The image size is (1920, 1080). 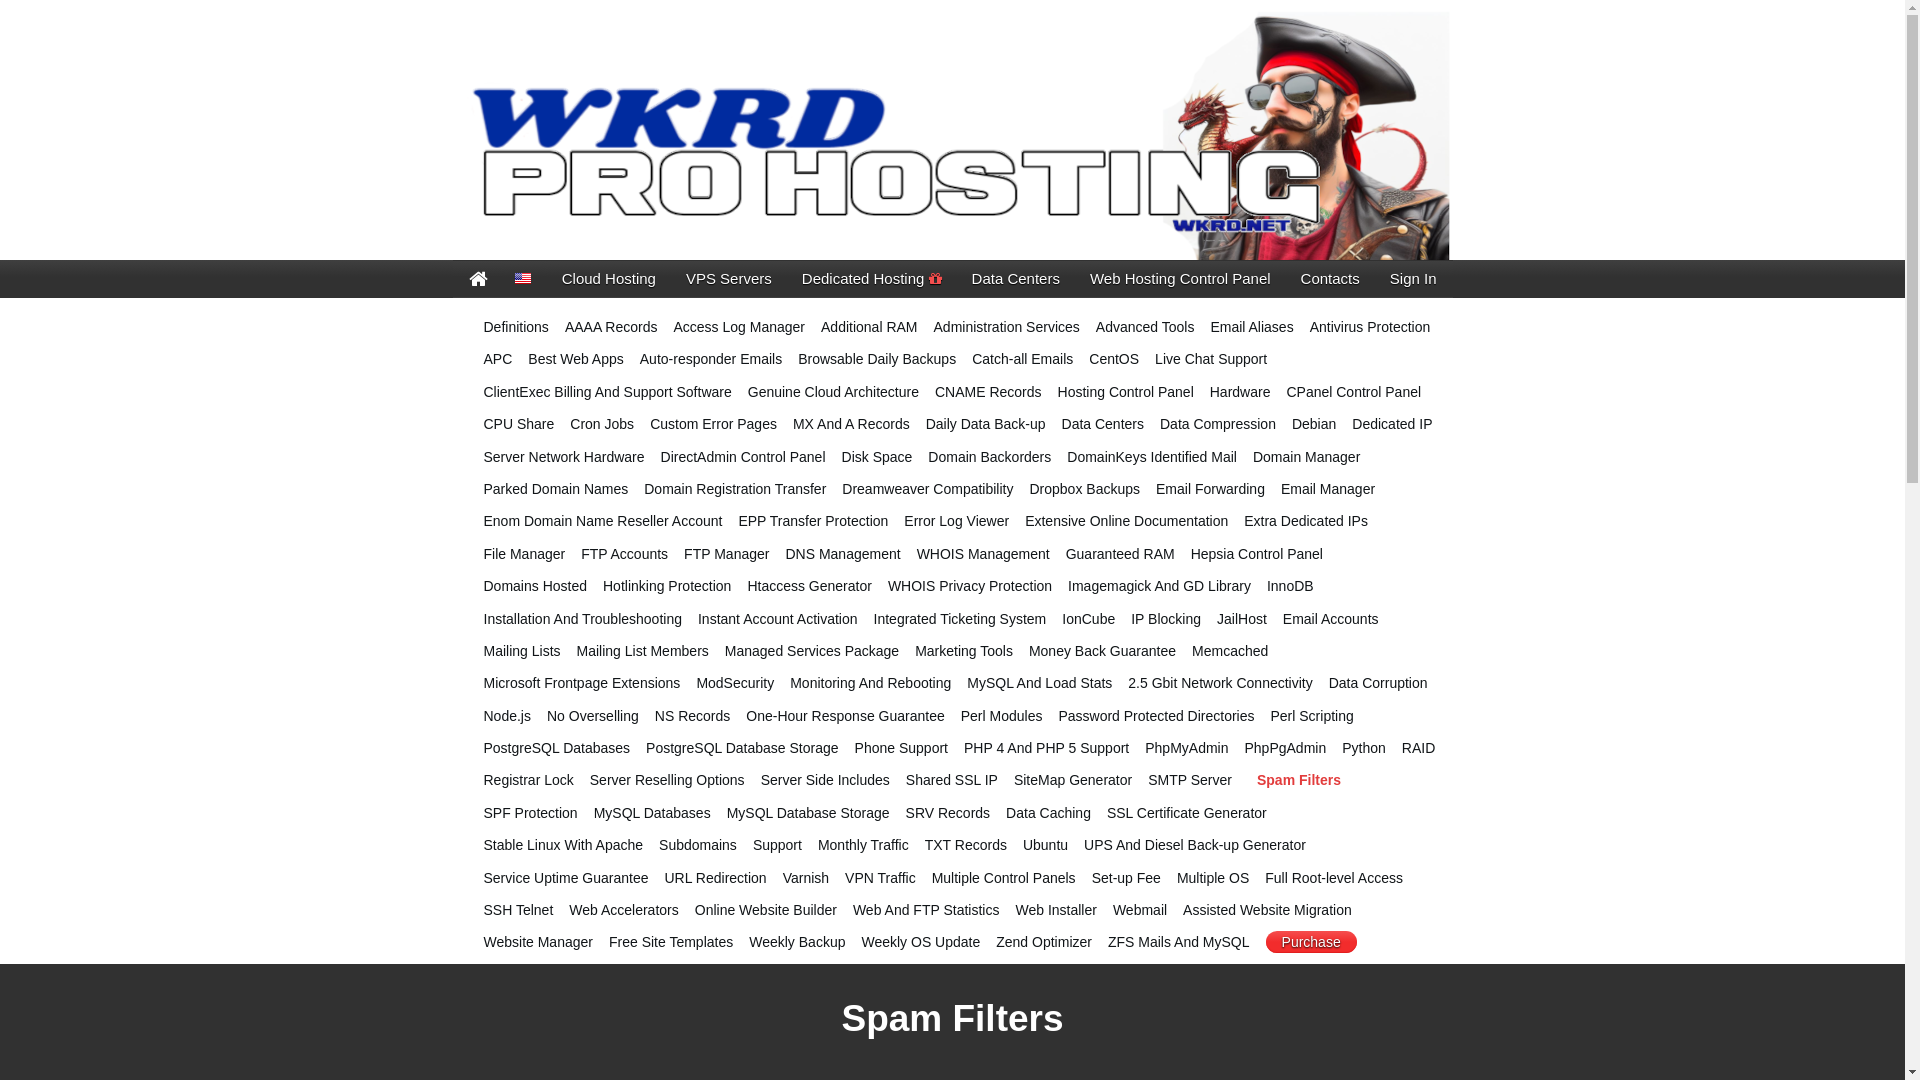 I want to click on 'FTP Manager', so click(x=684, y=554).